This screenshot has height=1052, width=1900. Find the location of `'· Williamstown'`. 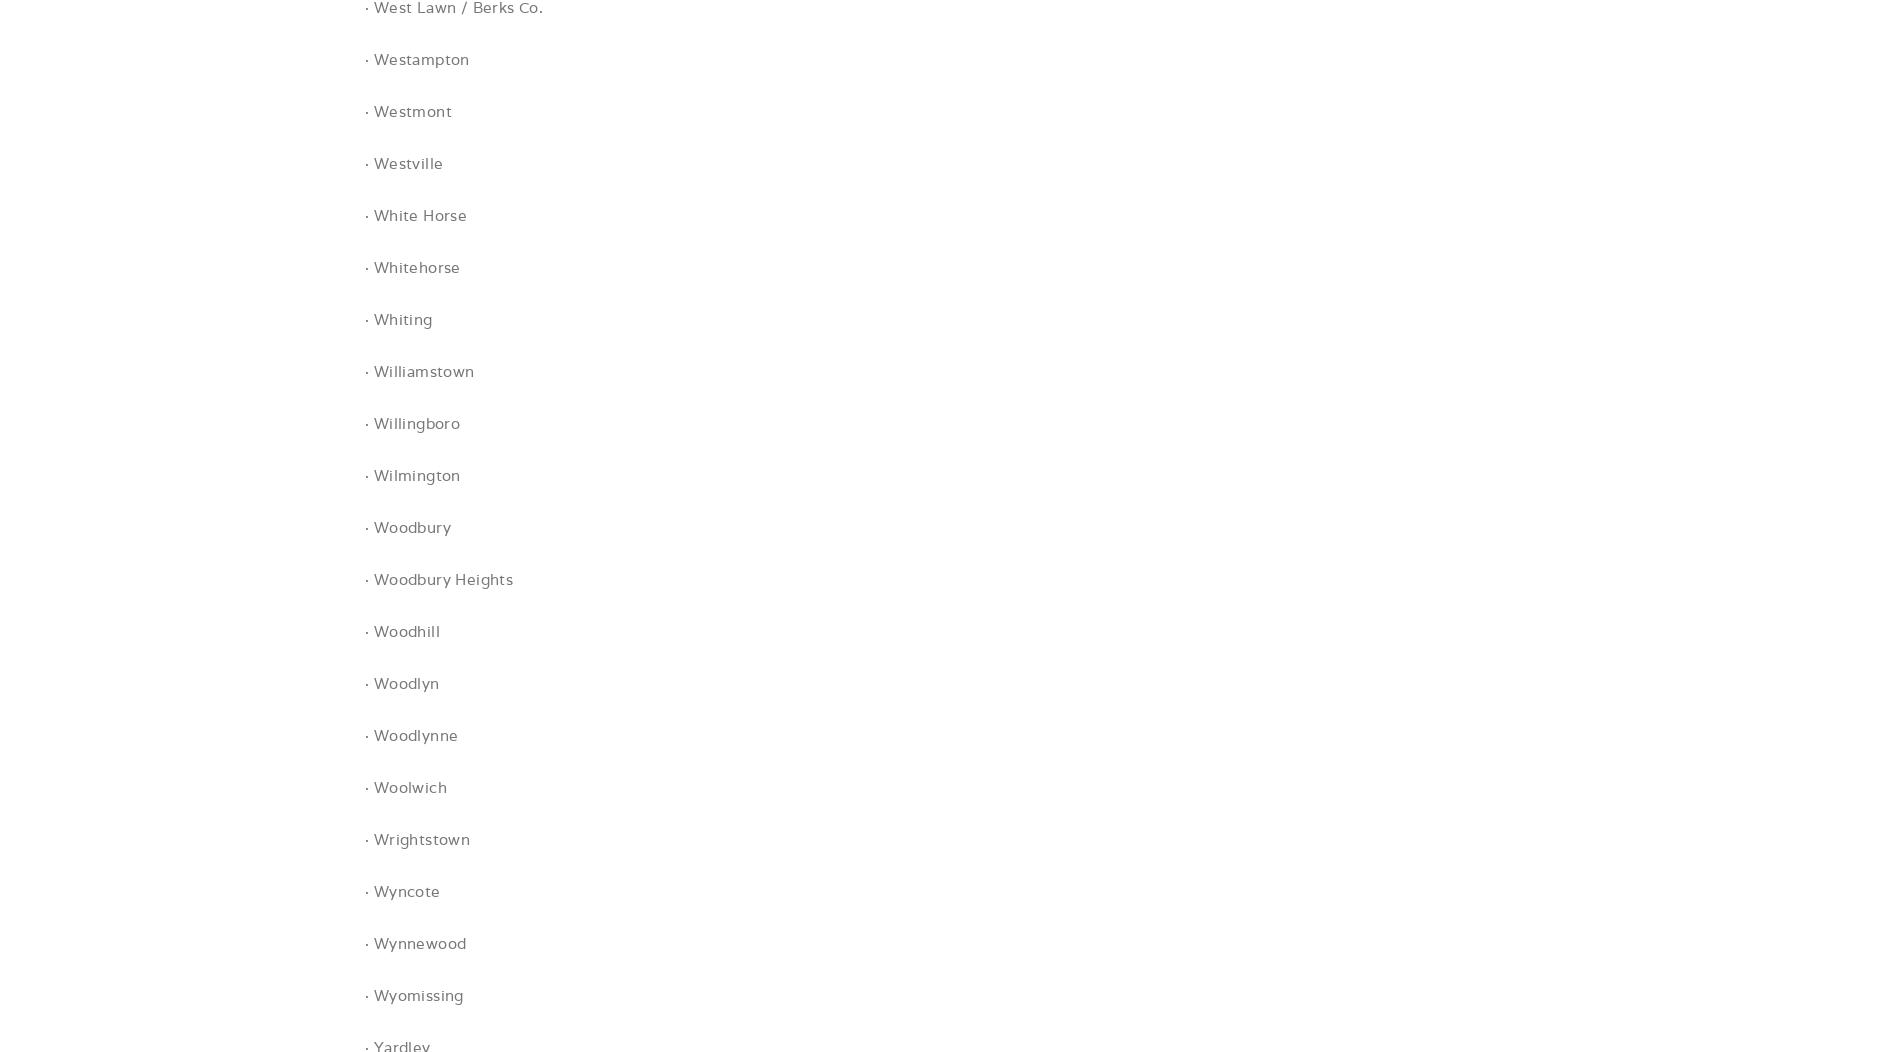

'· Williamstown' is located at coordinates (418, 371).